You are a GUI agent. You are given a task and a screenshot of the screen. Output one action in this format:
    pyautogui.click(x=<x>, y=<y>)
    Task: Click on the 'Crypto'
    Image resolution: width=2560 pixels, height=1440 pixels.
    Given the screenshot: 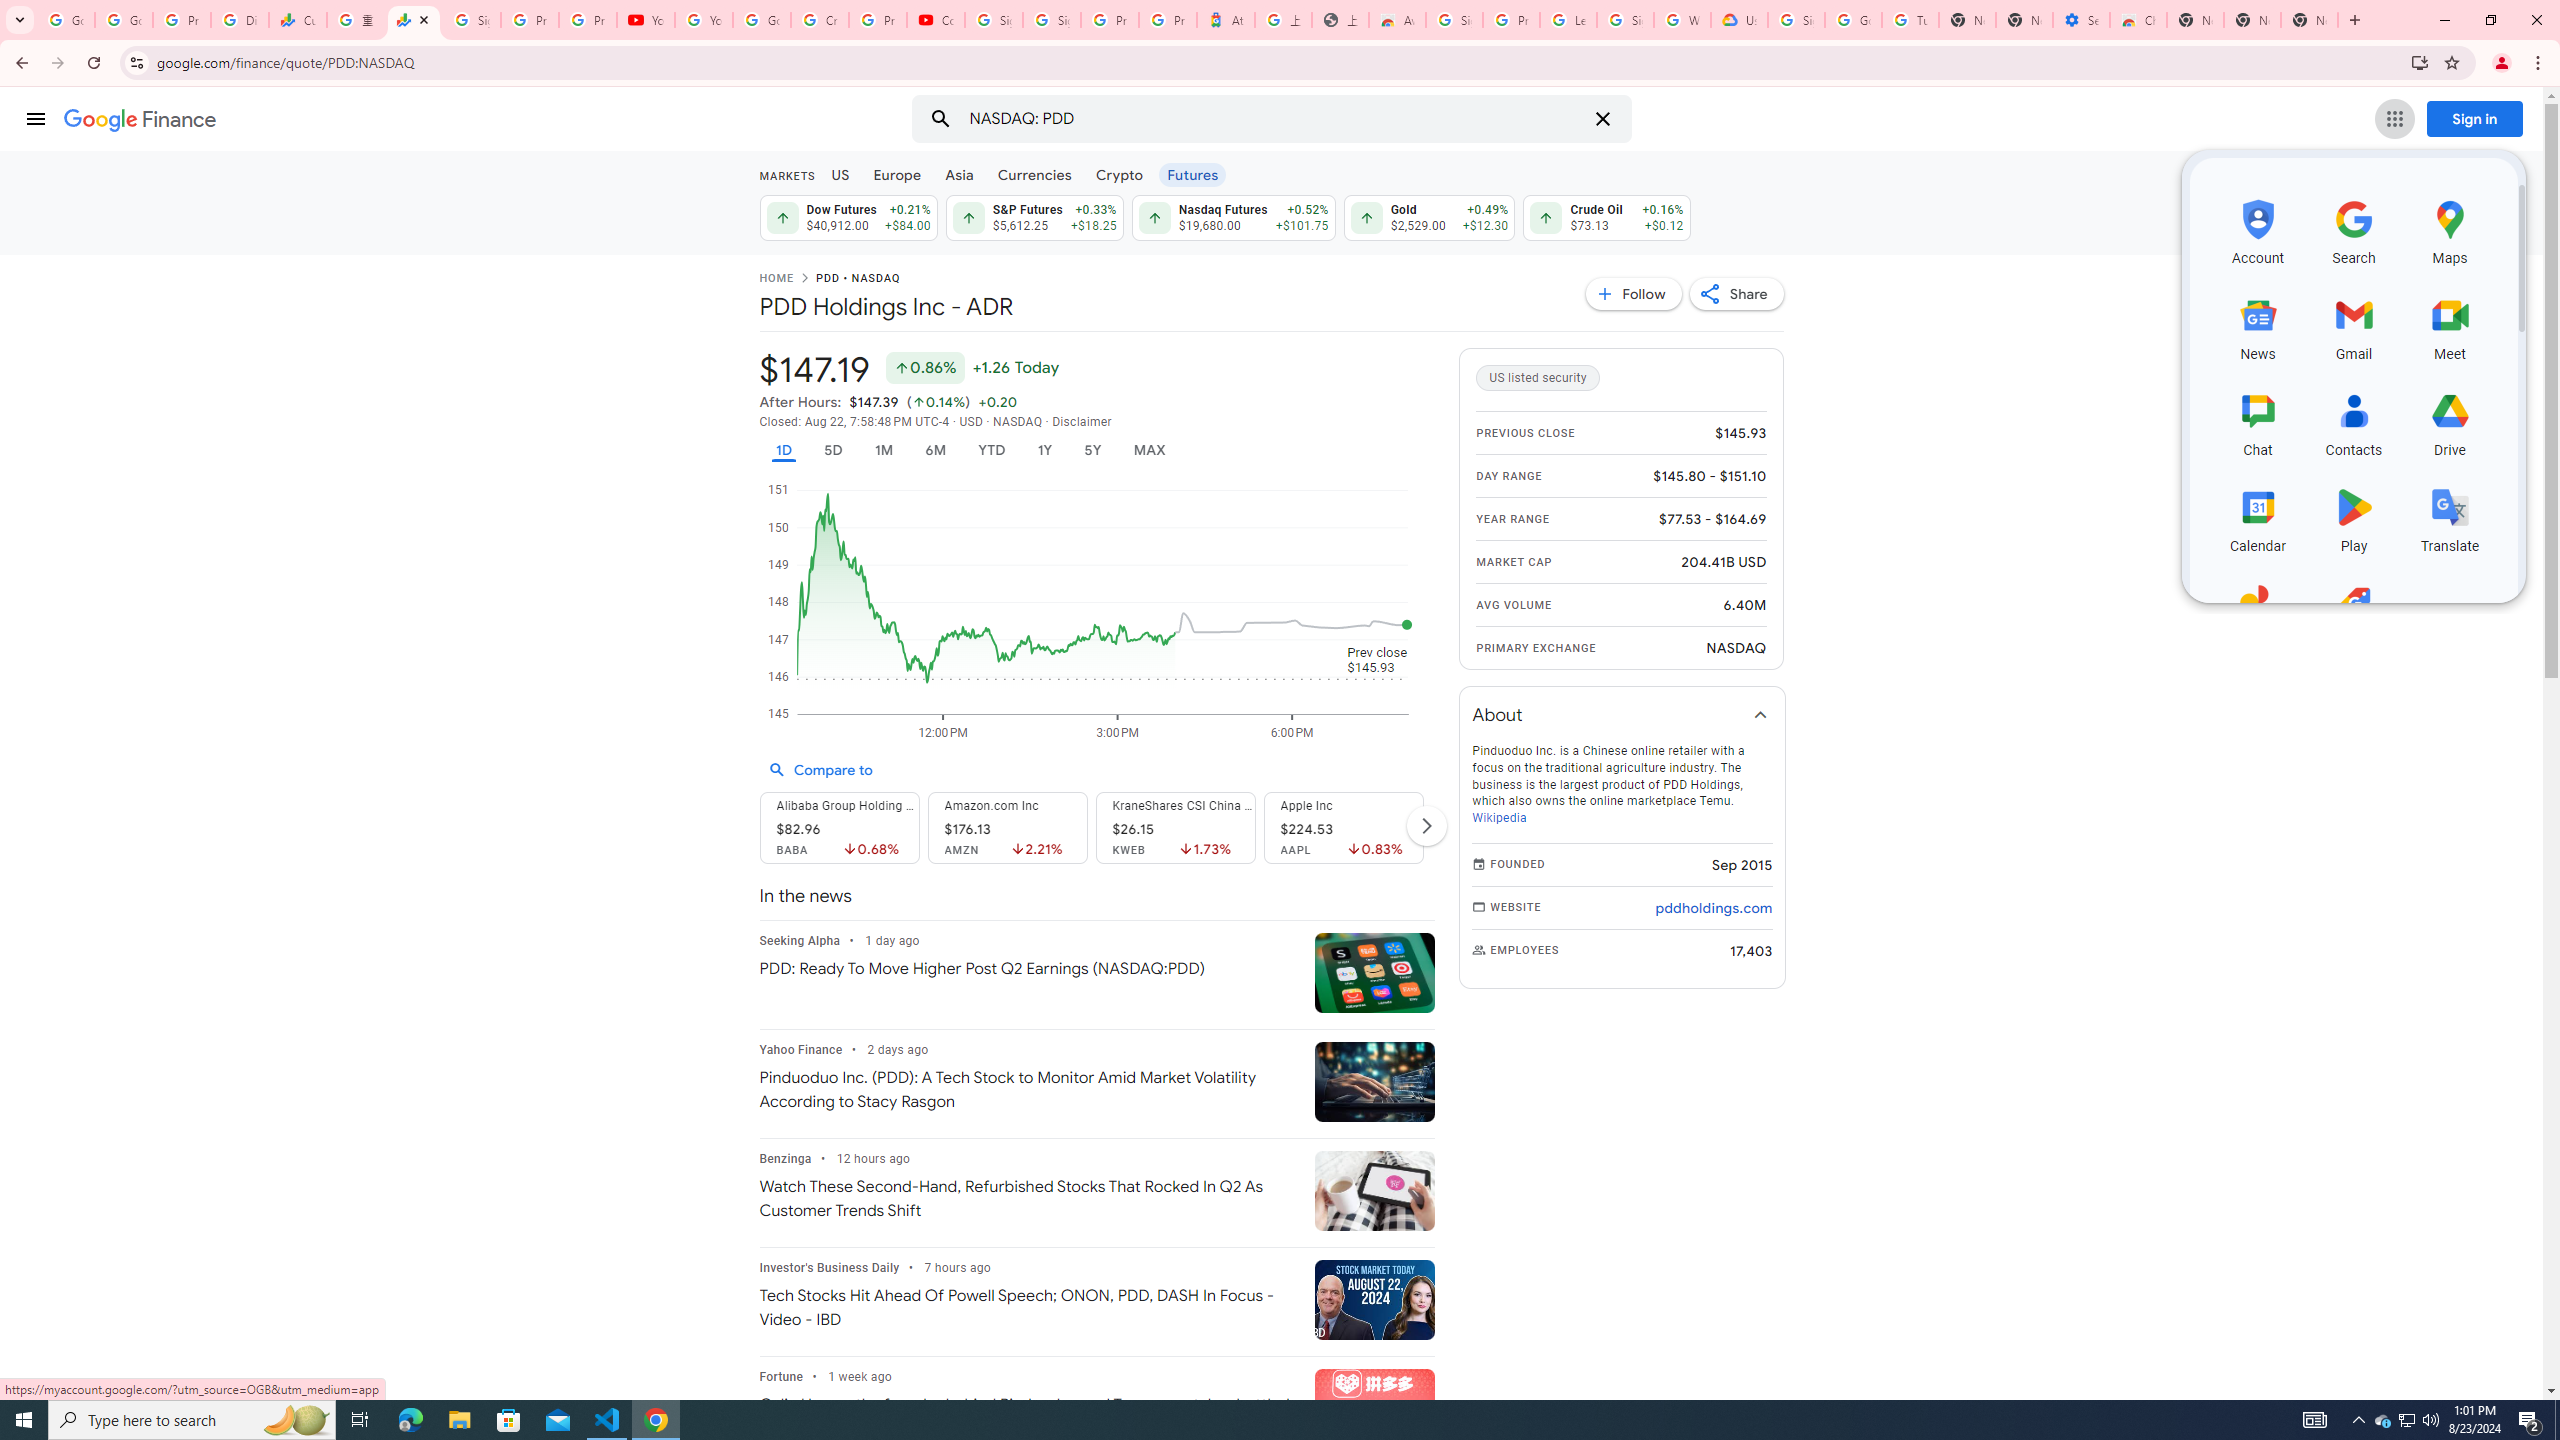 What is the action you would take?
    pyautogui.click(x=1120, y=173)
    